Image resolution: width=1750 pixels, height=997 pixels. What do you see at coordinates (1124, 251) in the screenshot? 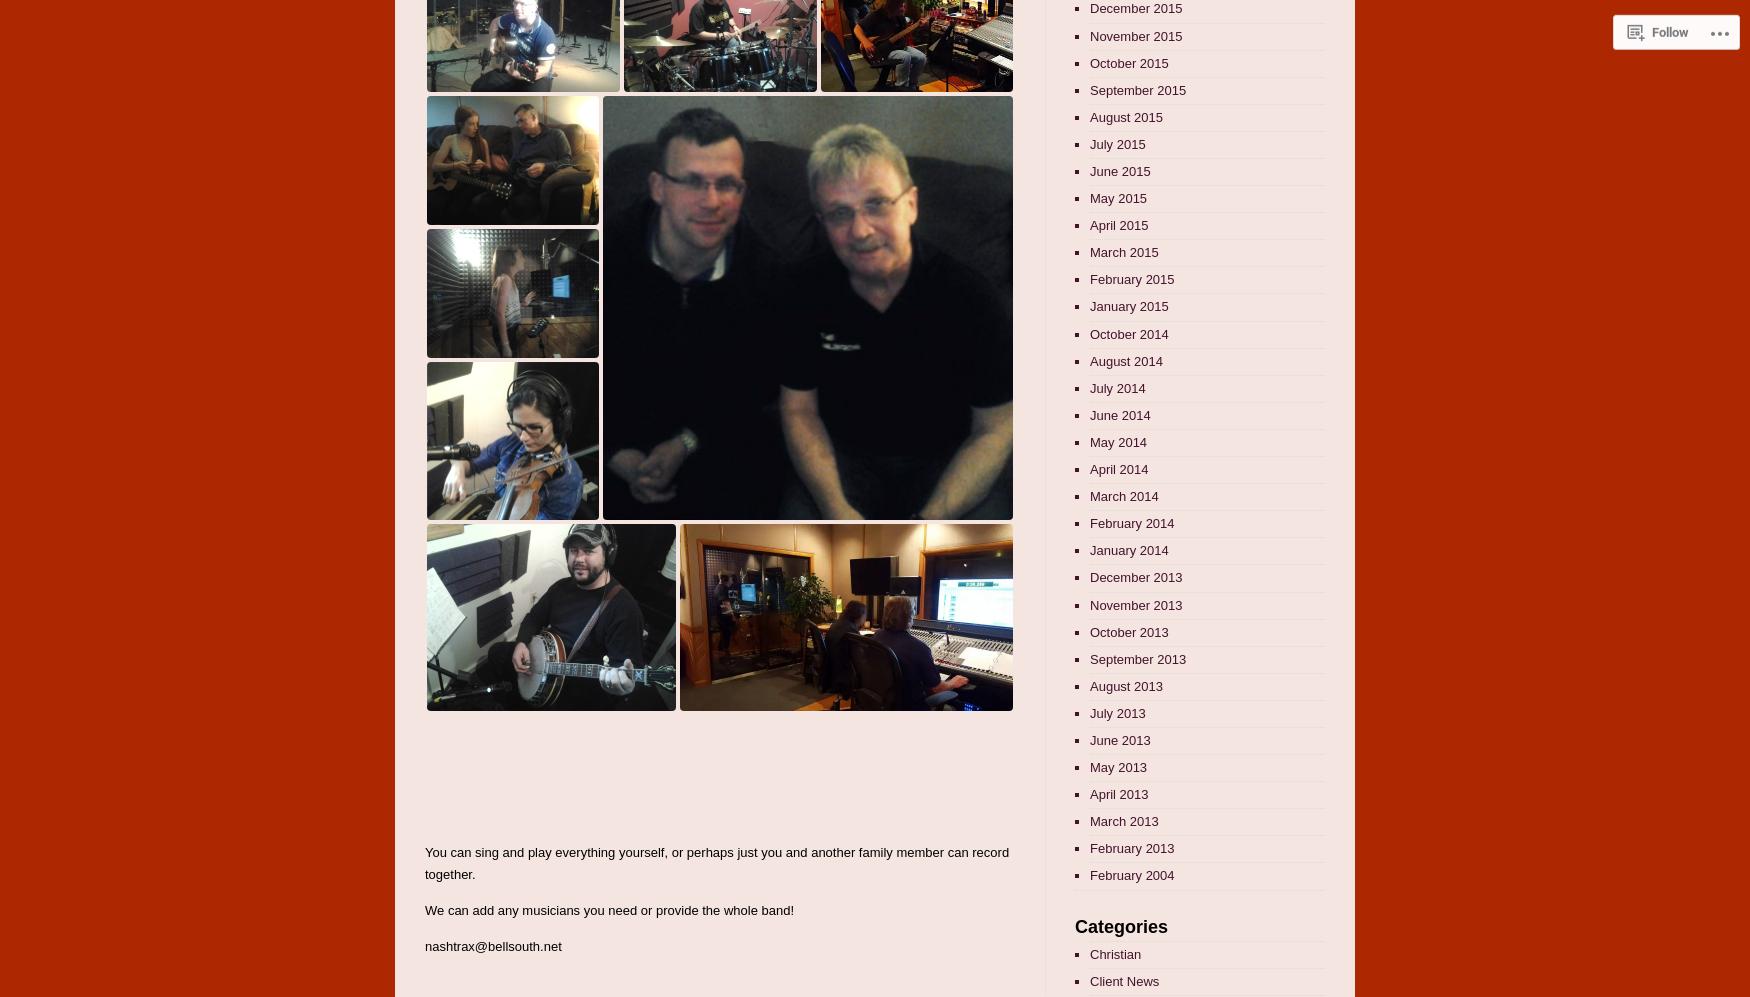
I see `'March 2015'` at bounding box center [1124, 251].